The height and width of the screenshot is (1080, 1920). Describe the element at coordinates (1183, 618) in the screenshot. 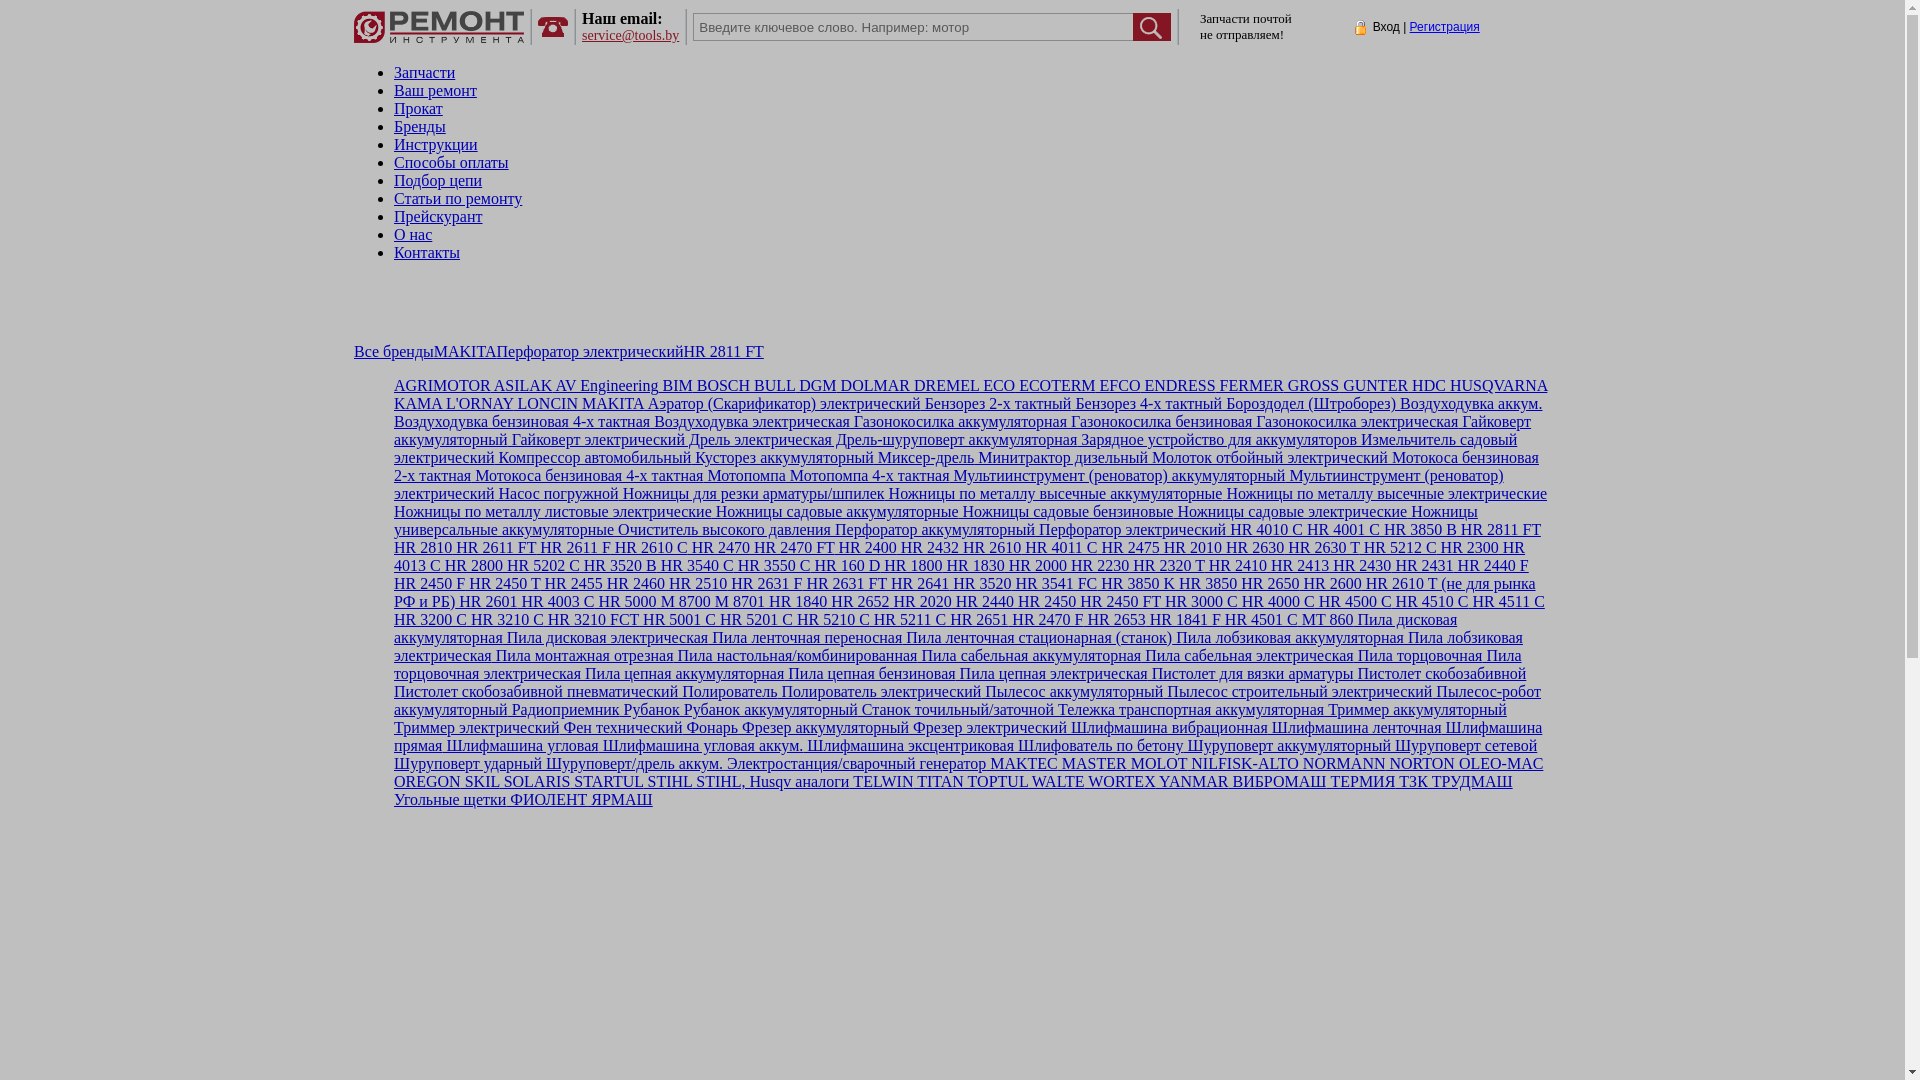

I see `'HR 1841 F'` at that location.